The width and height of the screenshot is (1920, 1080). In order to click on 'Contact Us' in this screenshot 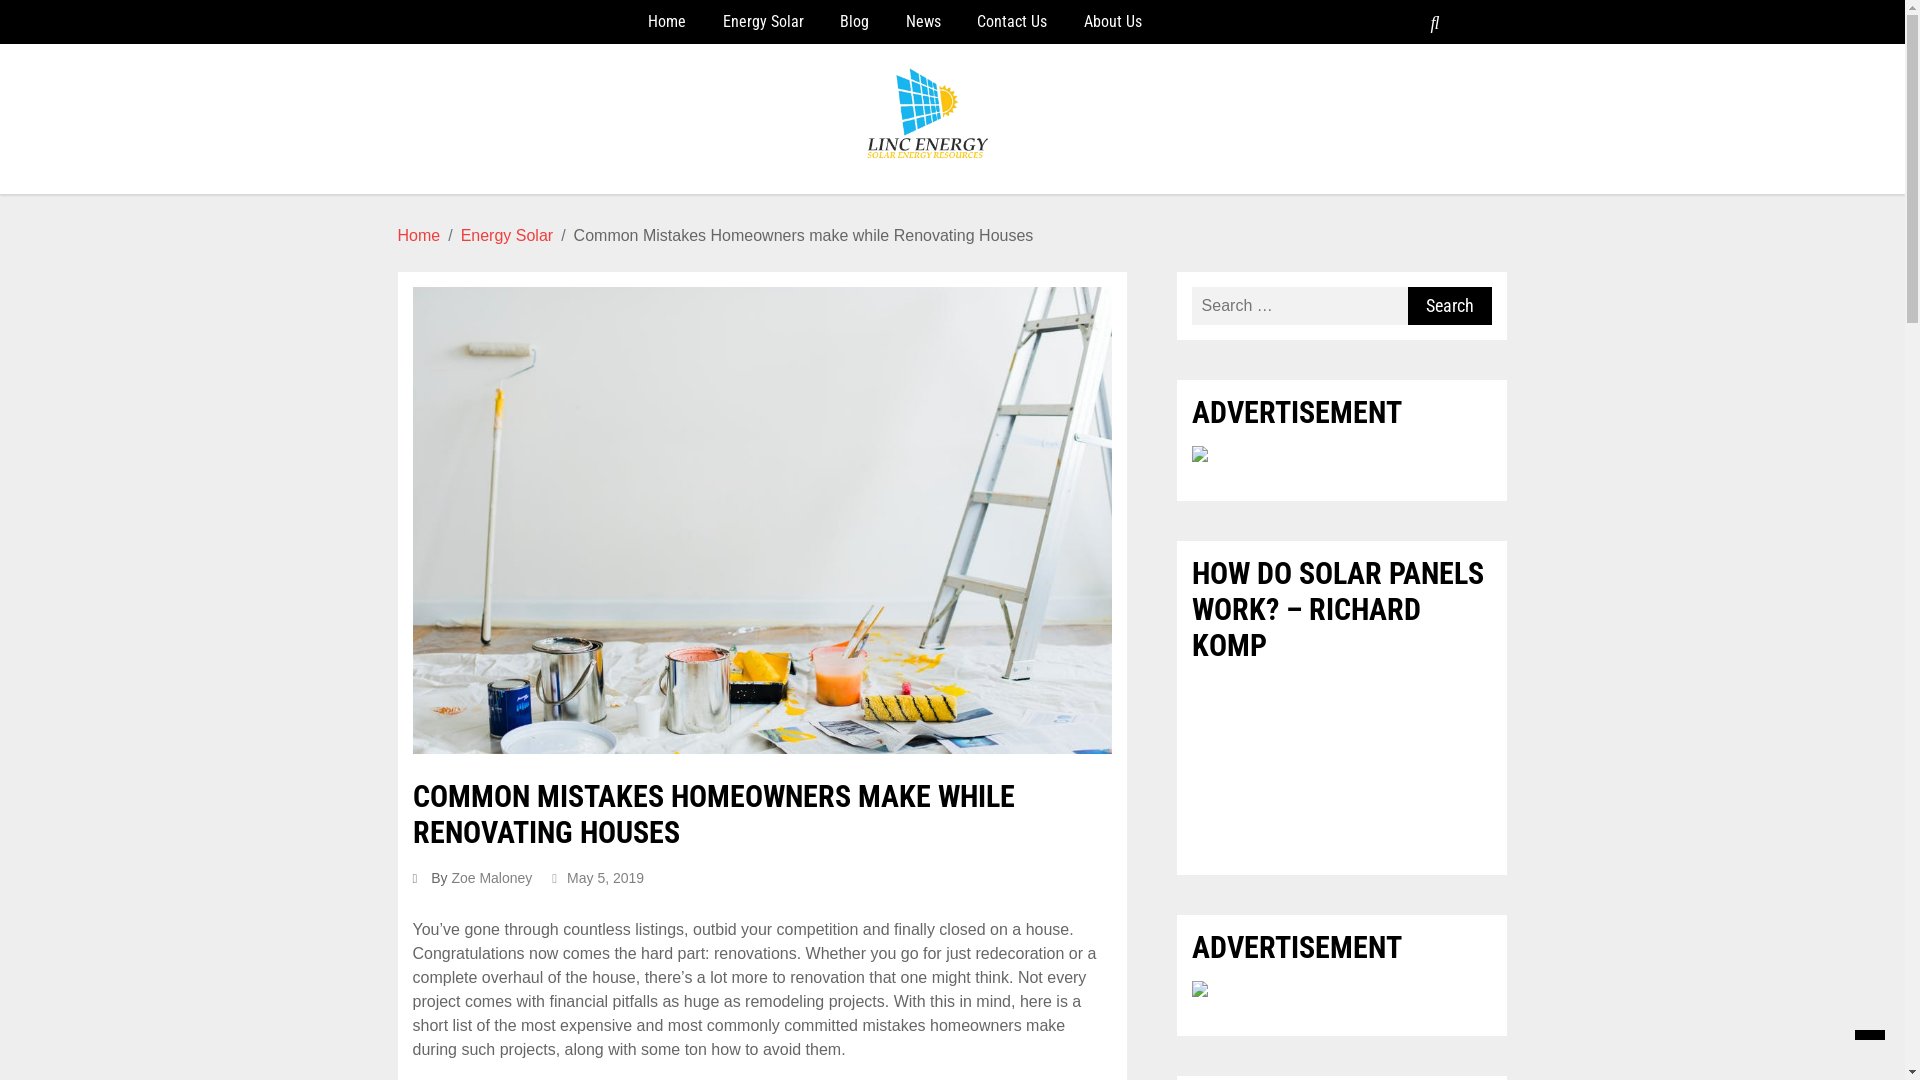, I will do `click(1012, 22)`.